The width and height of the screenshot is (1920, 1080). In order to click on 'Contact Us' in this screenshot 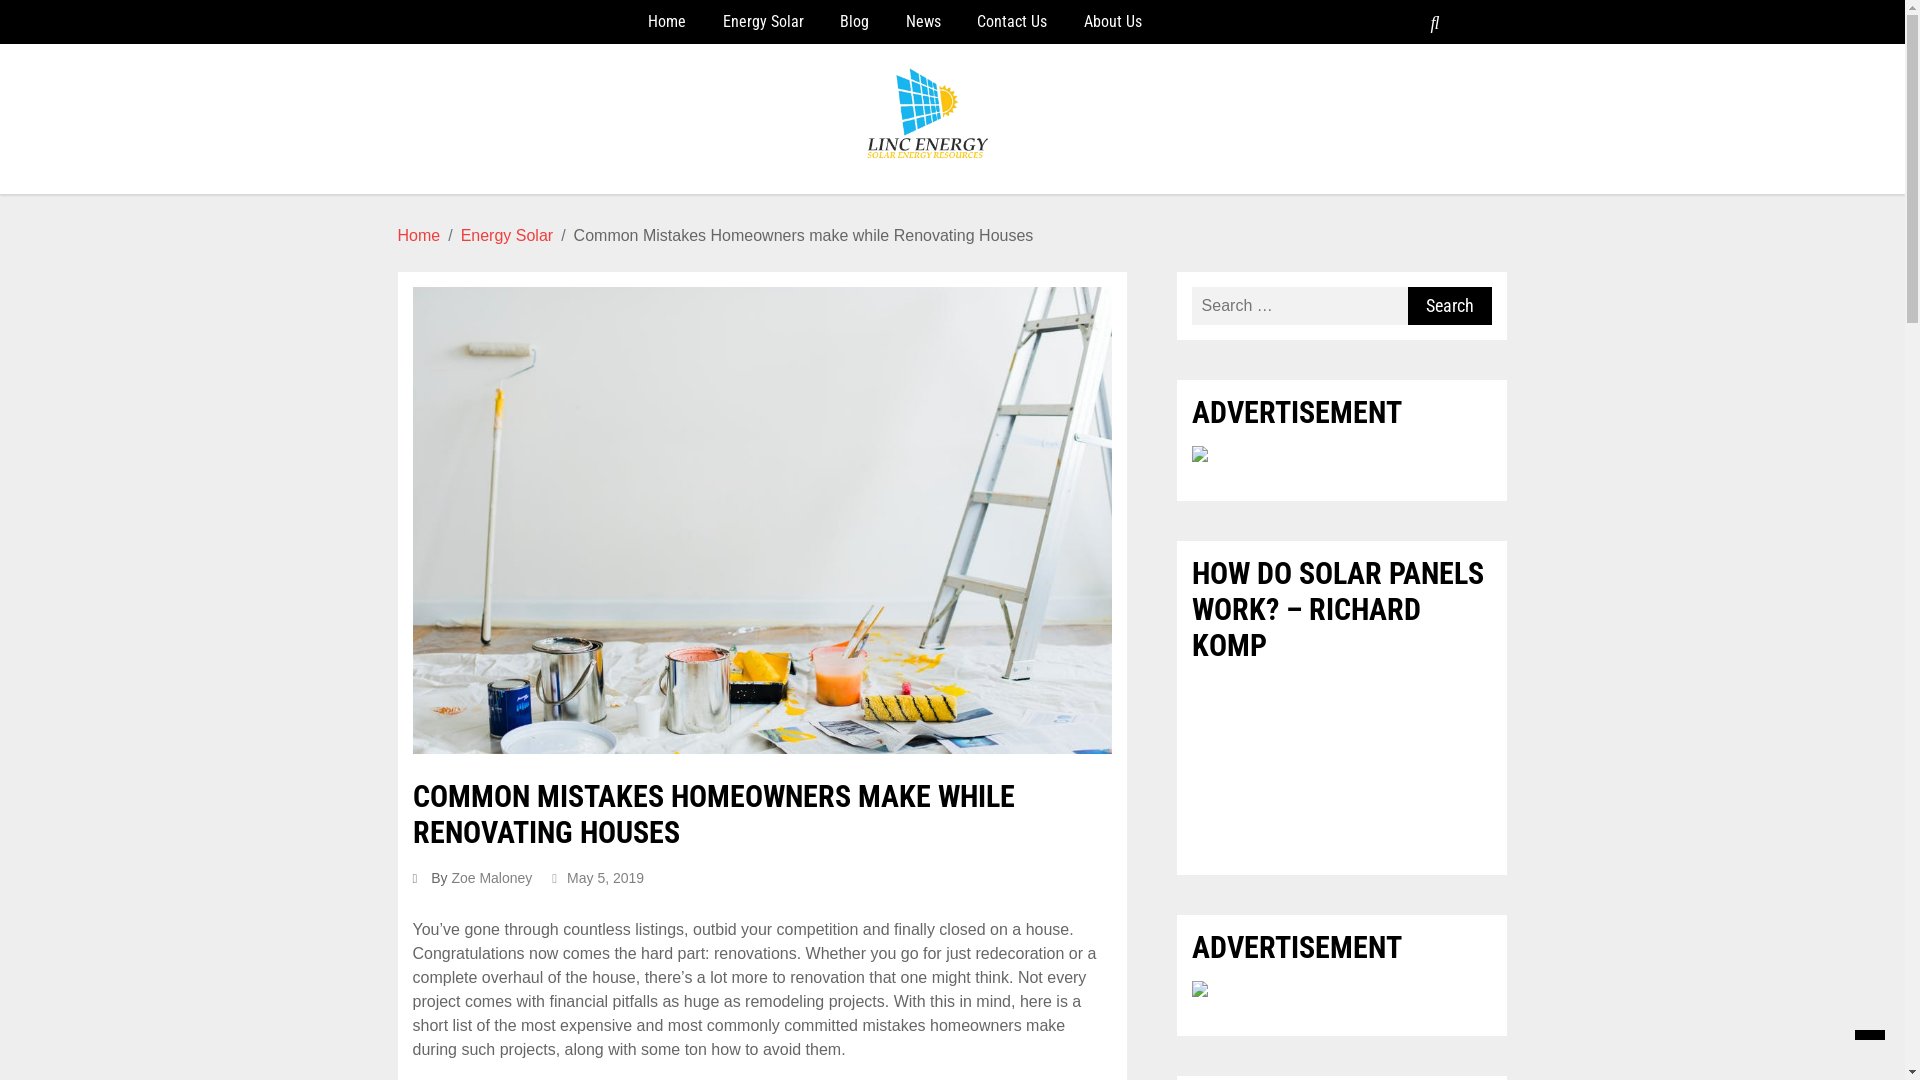, I will do `click(1012, 22)`.